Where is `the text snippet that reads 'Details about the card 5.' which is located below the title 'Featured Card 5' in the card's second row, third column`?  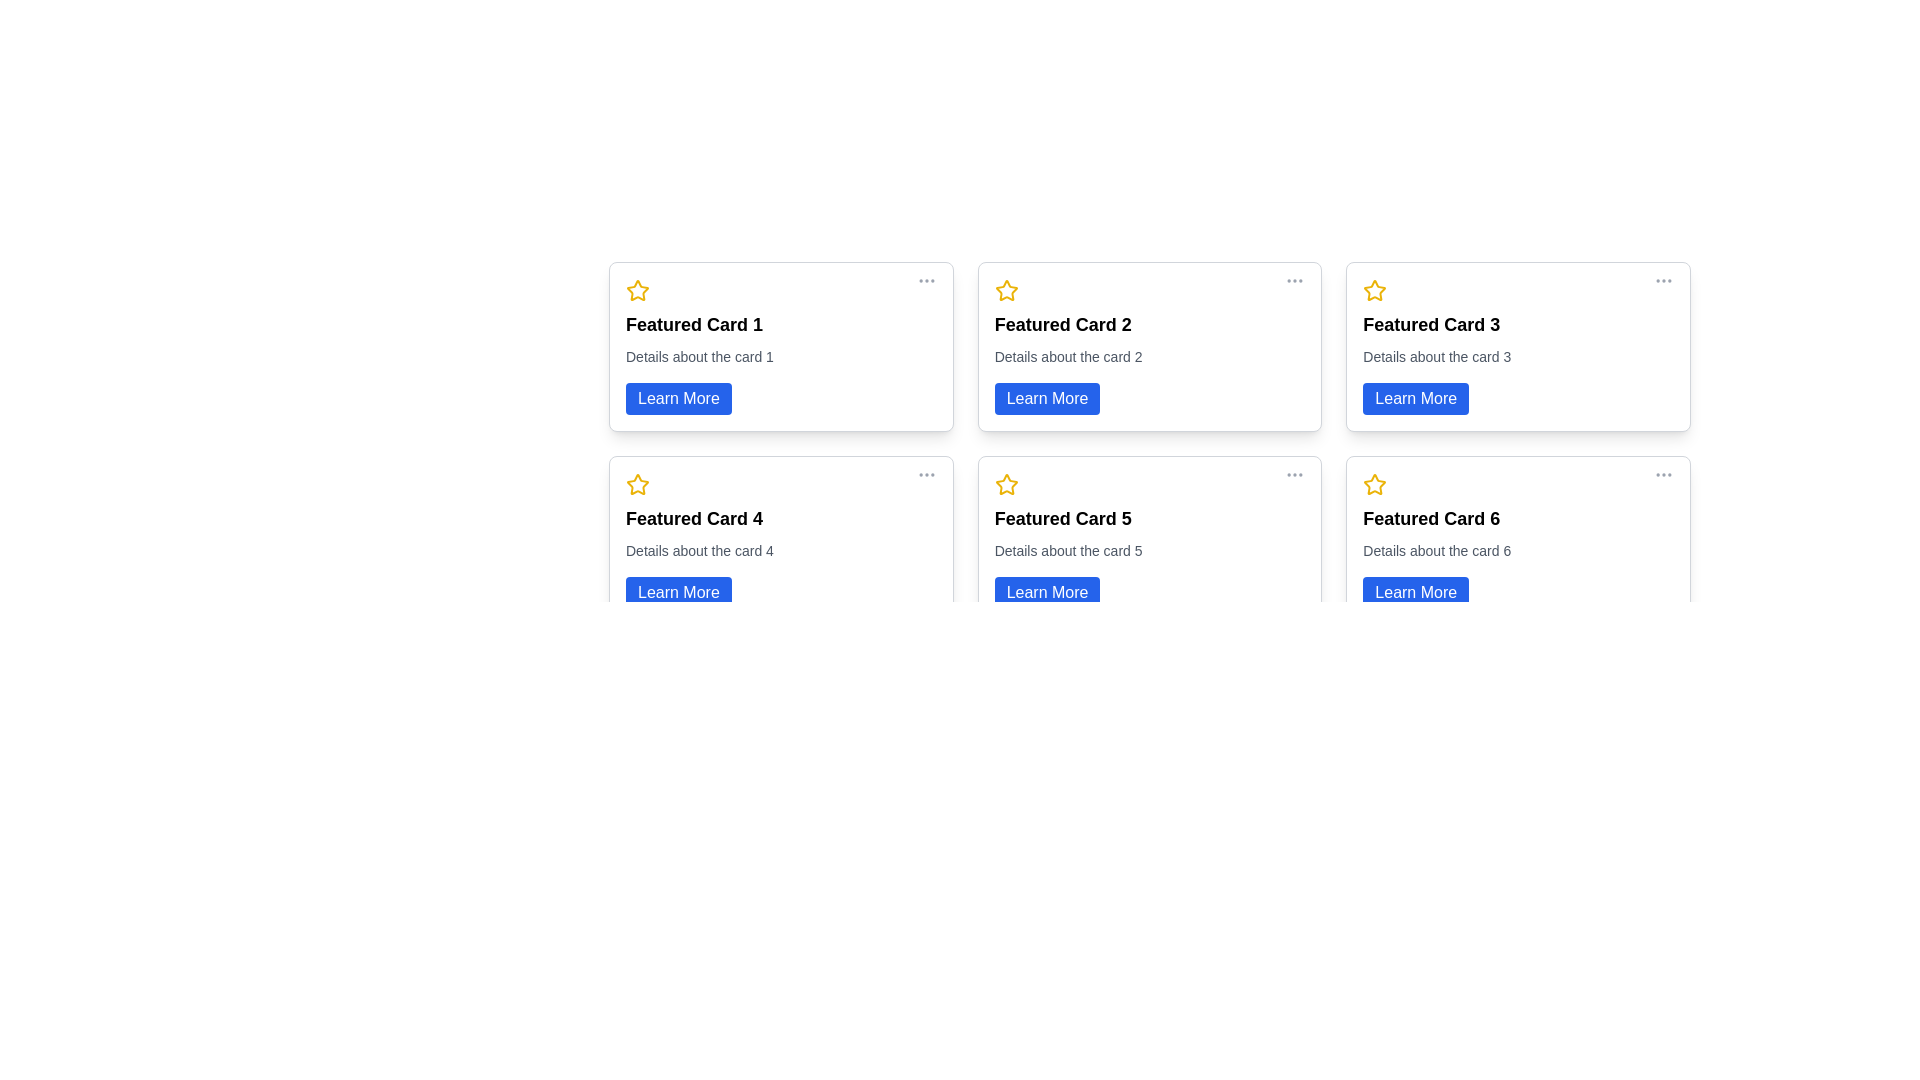 the text snippet that reads 'Details about the card 5.' which is located below the title 'Featured Card 5' in the card's second row, third column is located at coordinates (1067, 551).